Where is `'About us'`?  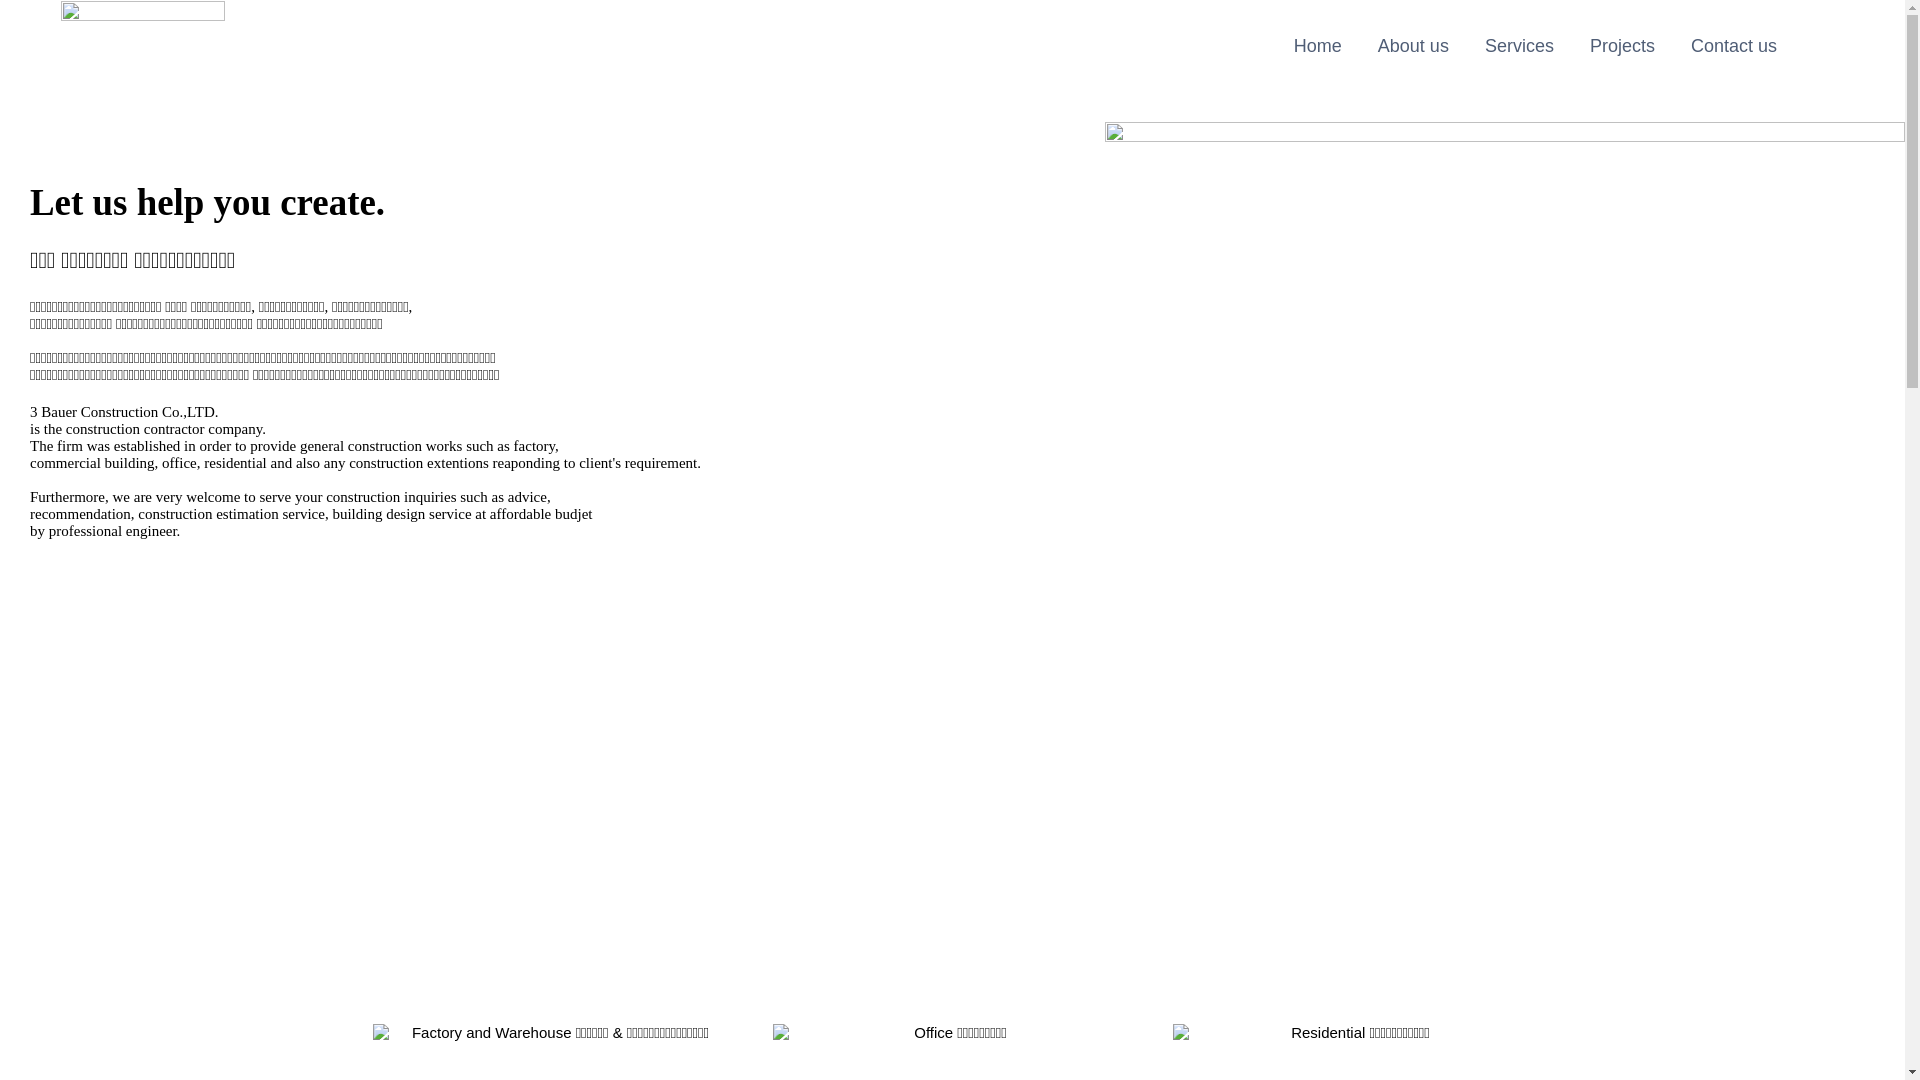
'About us' is located at coordinates (1412, 45).